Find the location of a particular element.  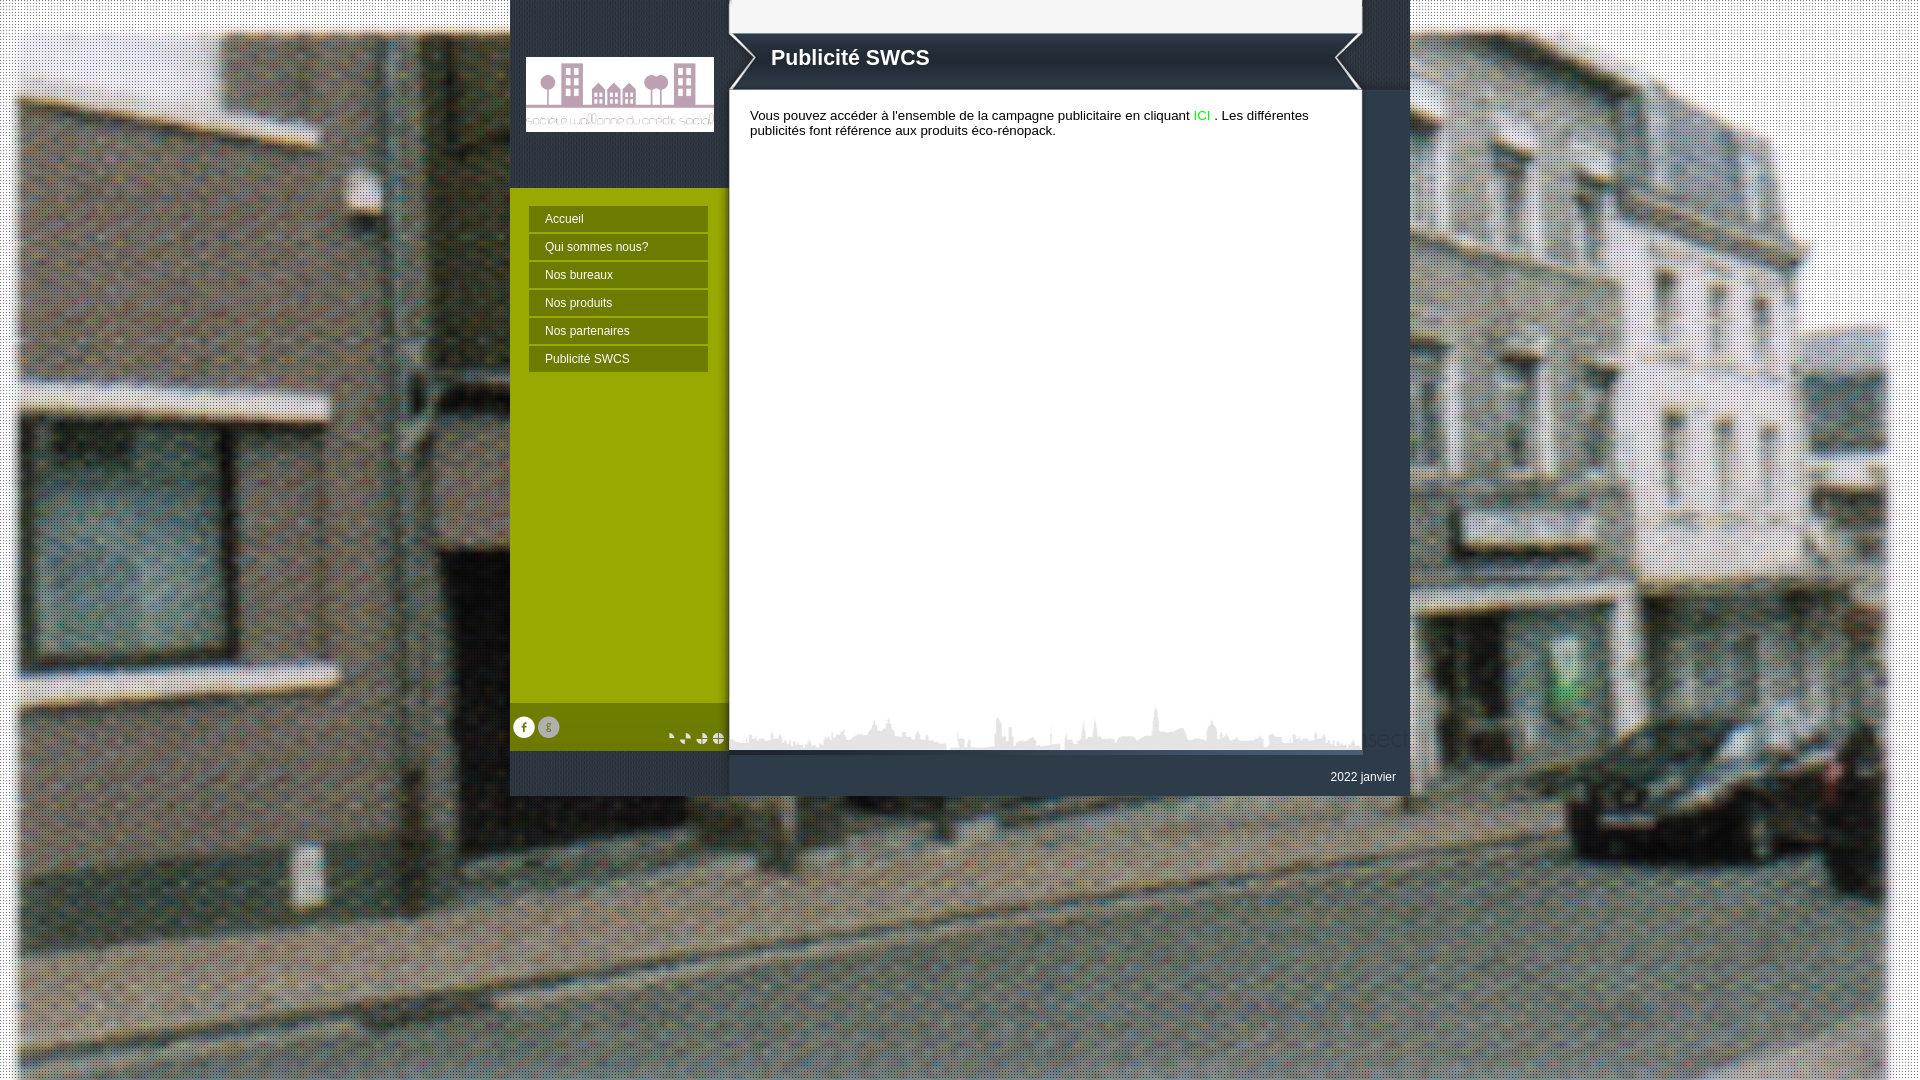

'Nos partenaires' is located at coordinates (617, 330).